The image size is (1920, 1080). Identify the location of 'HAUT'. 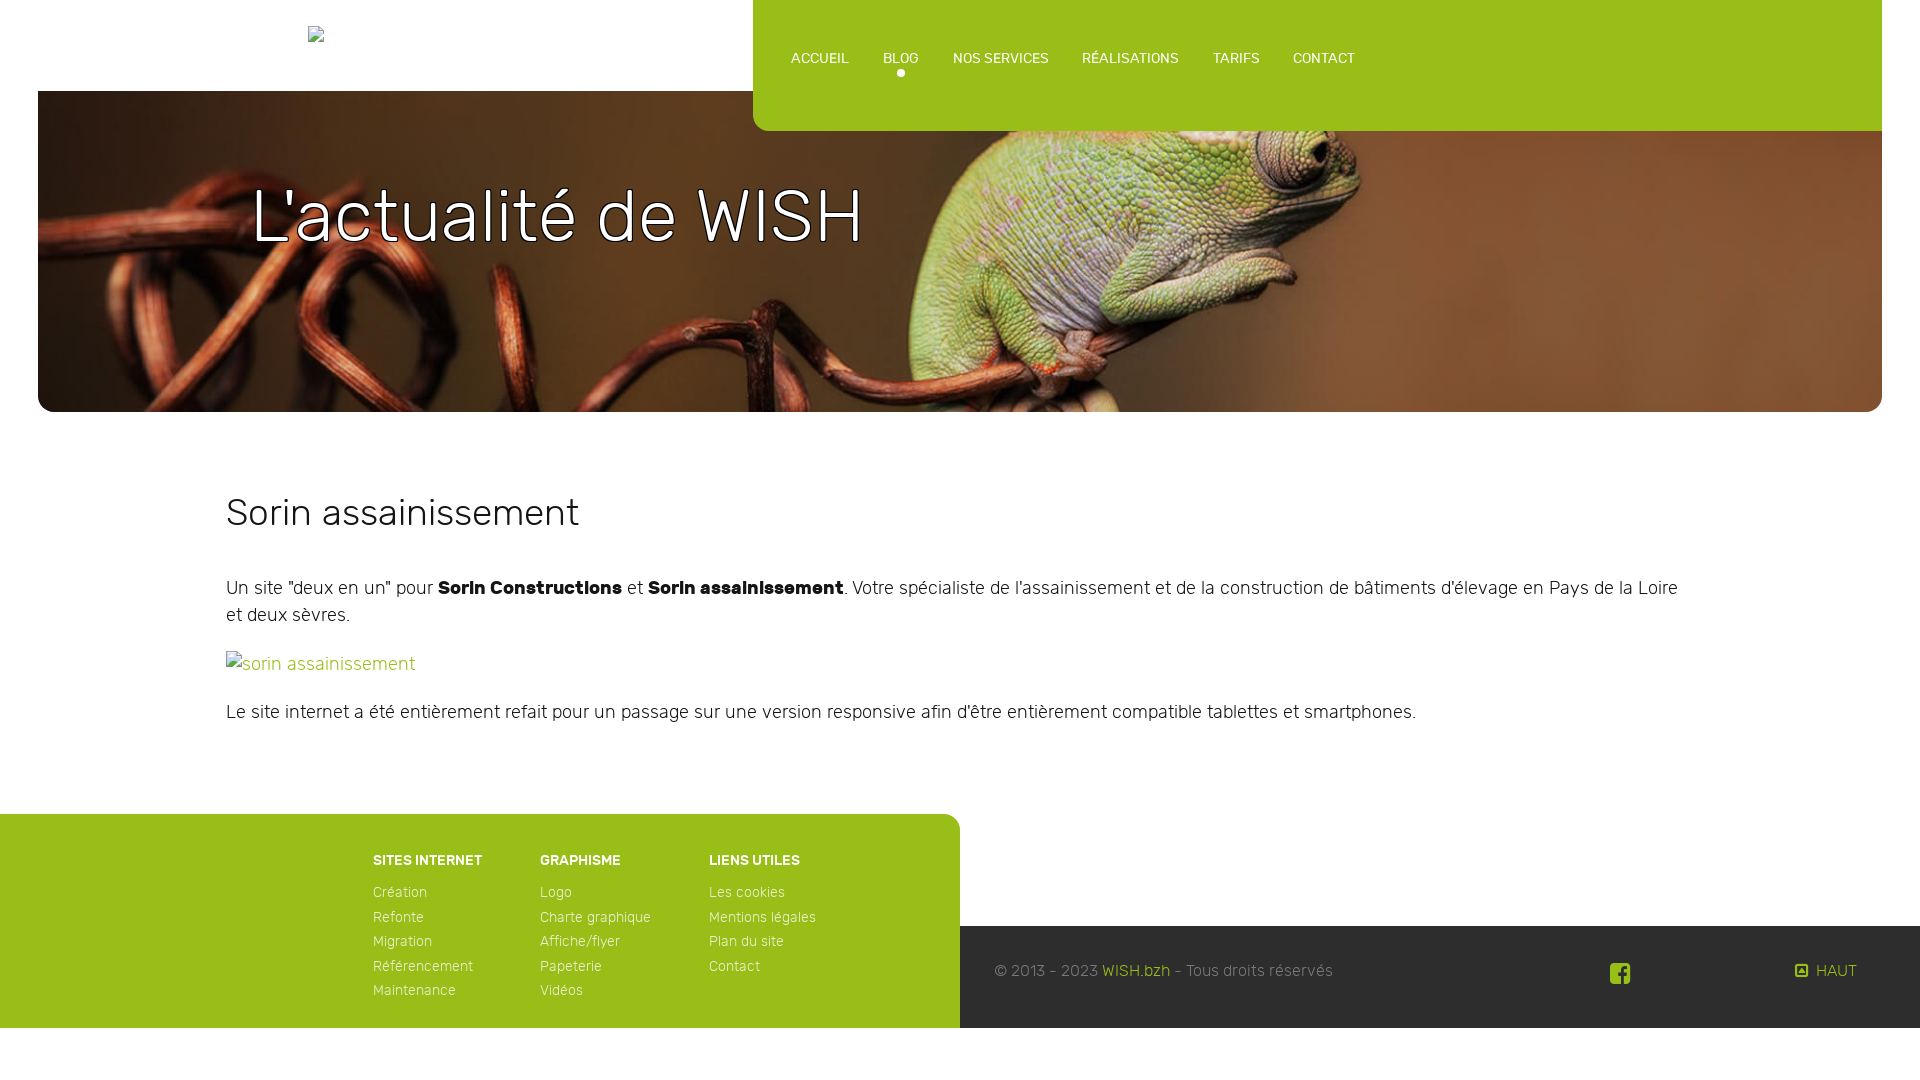
(1824, 970).